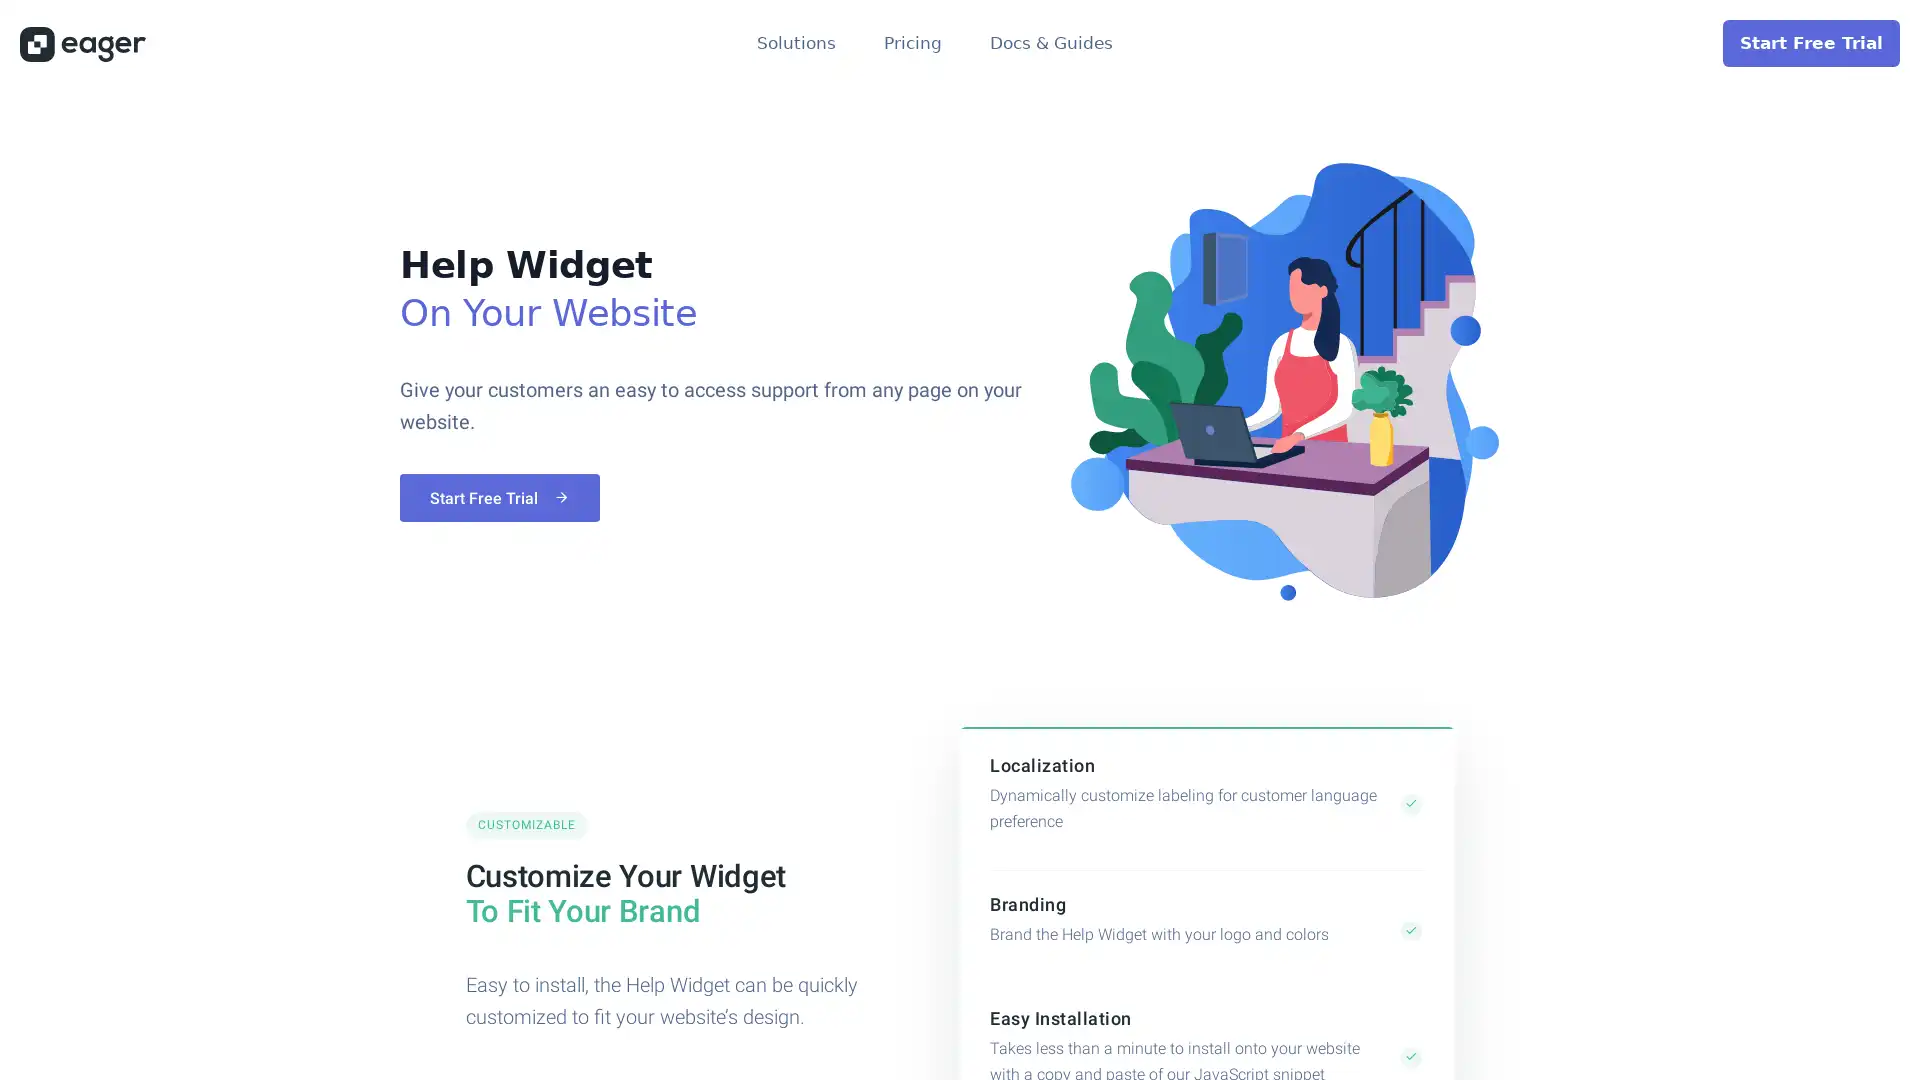  I want to click on Start Free Trial, so click(499, 496).